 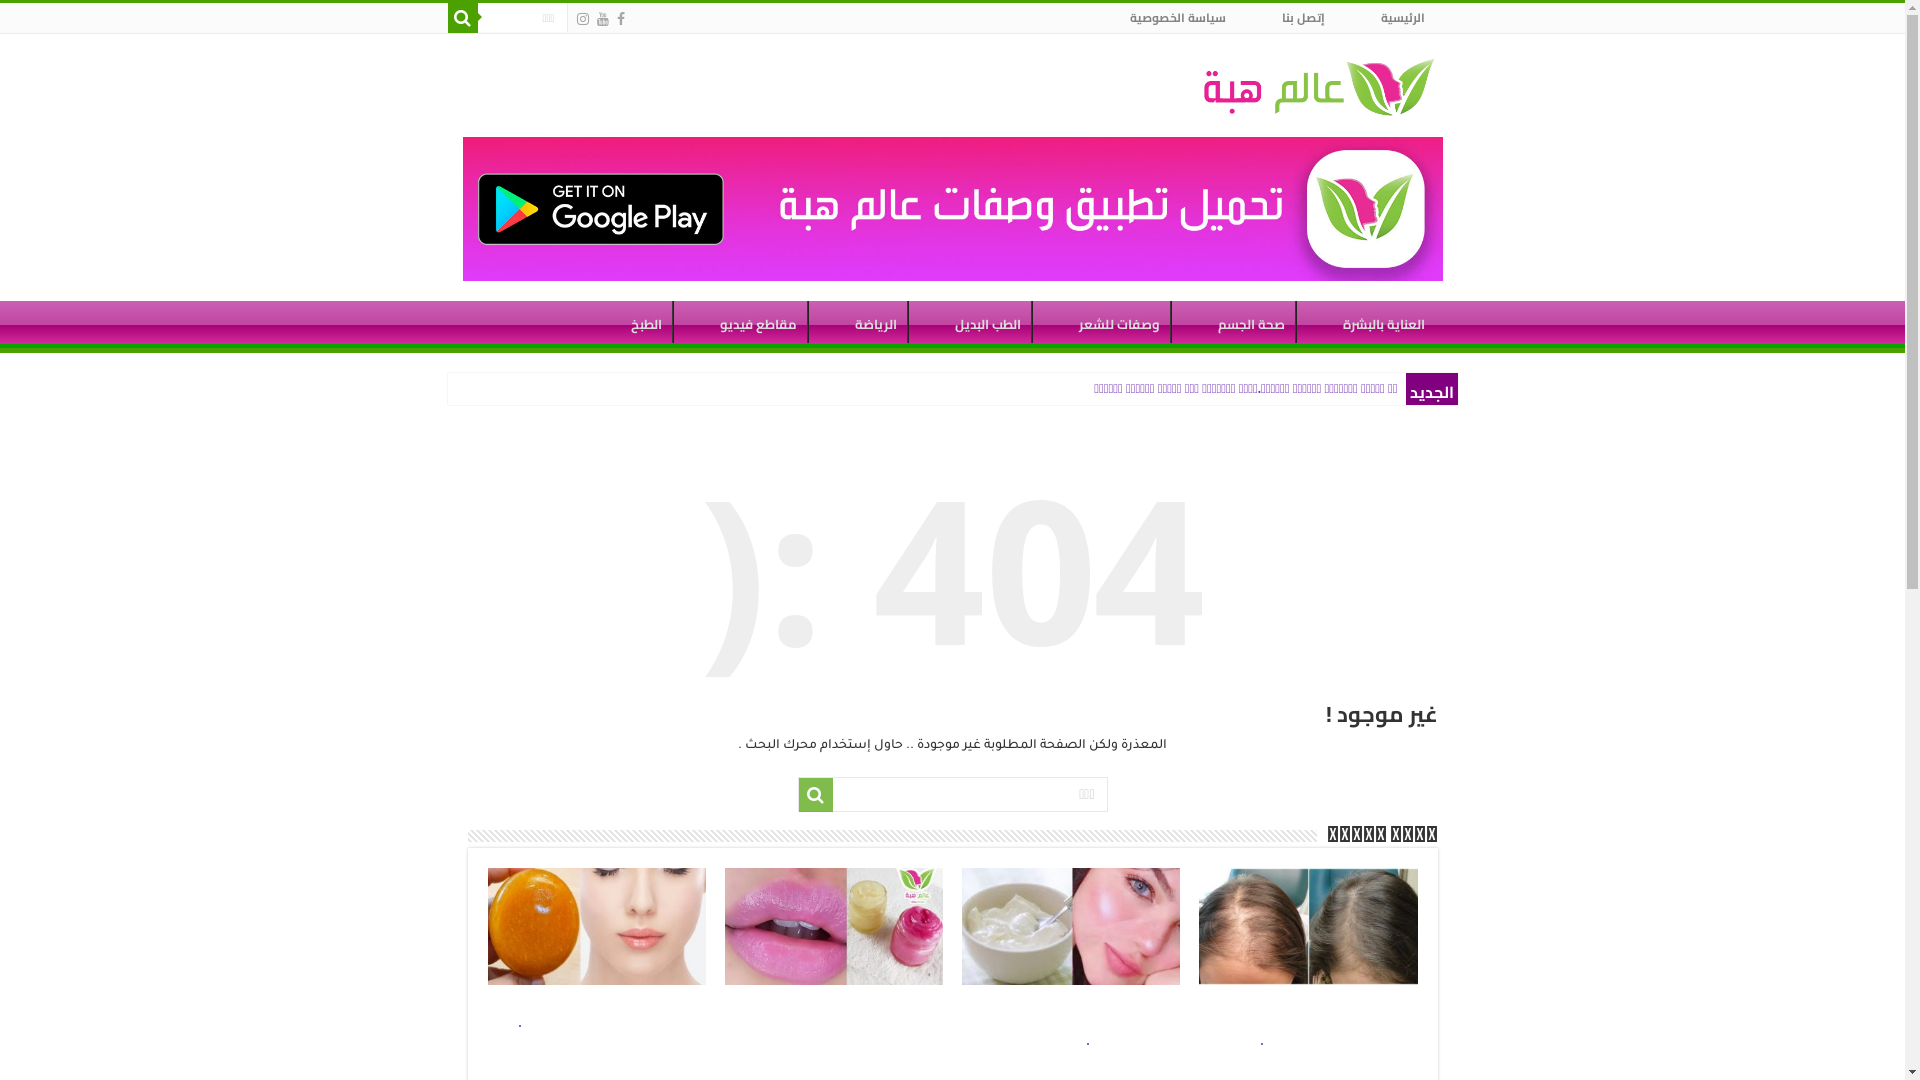 I want to click on 'Youtube', so click(x=593, y=19).